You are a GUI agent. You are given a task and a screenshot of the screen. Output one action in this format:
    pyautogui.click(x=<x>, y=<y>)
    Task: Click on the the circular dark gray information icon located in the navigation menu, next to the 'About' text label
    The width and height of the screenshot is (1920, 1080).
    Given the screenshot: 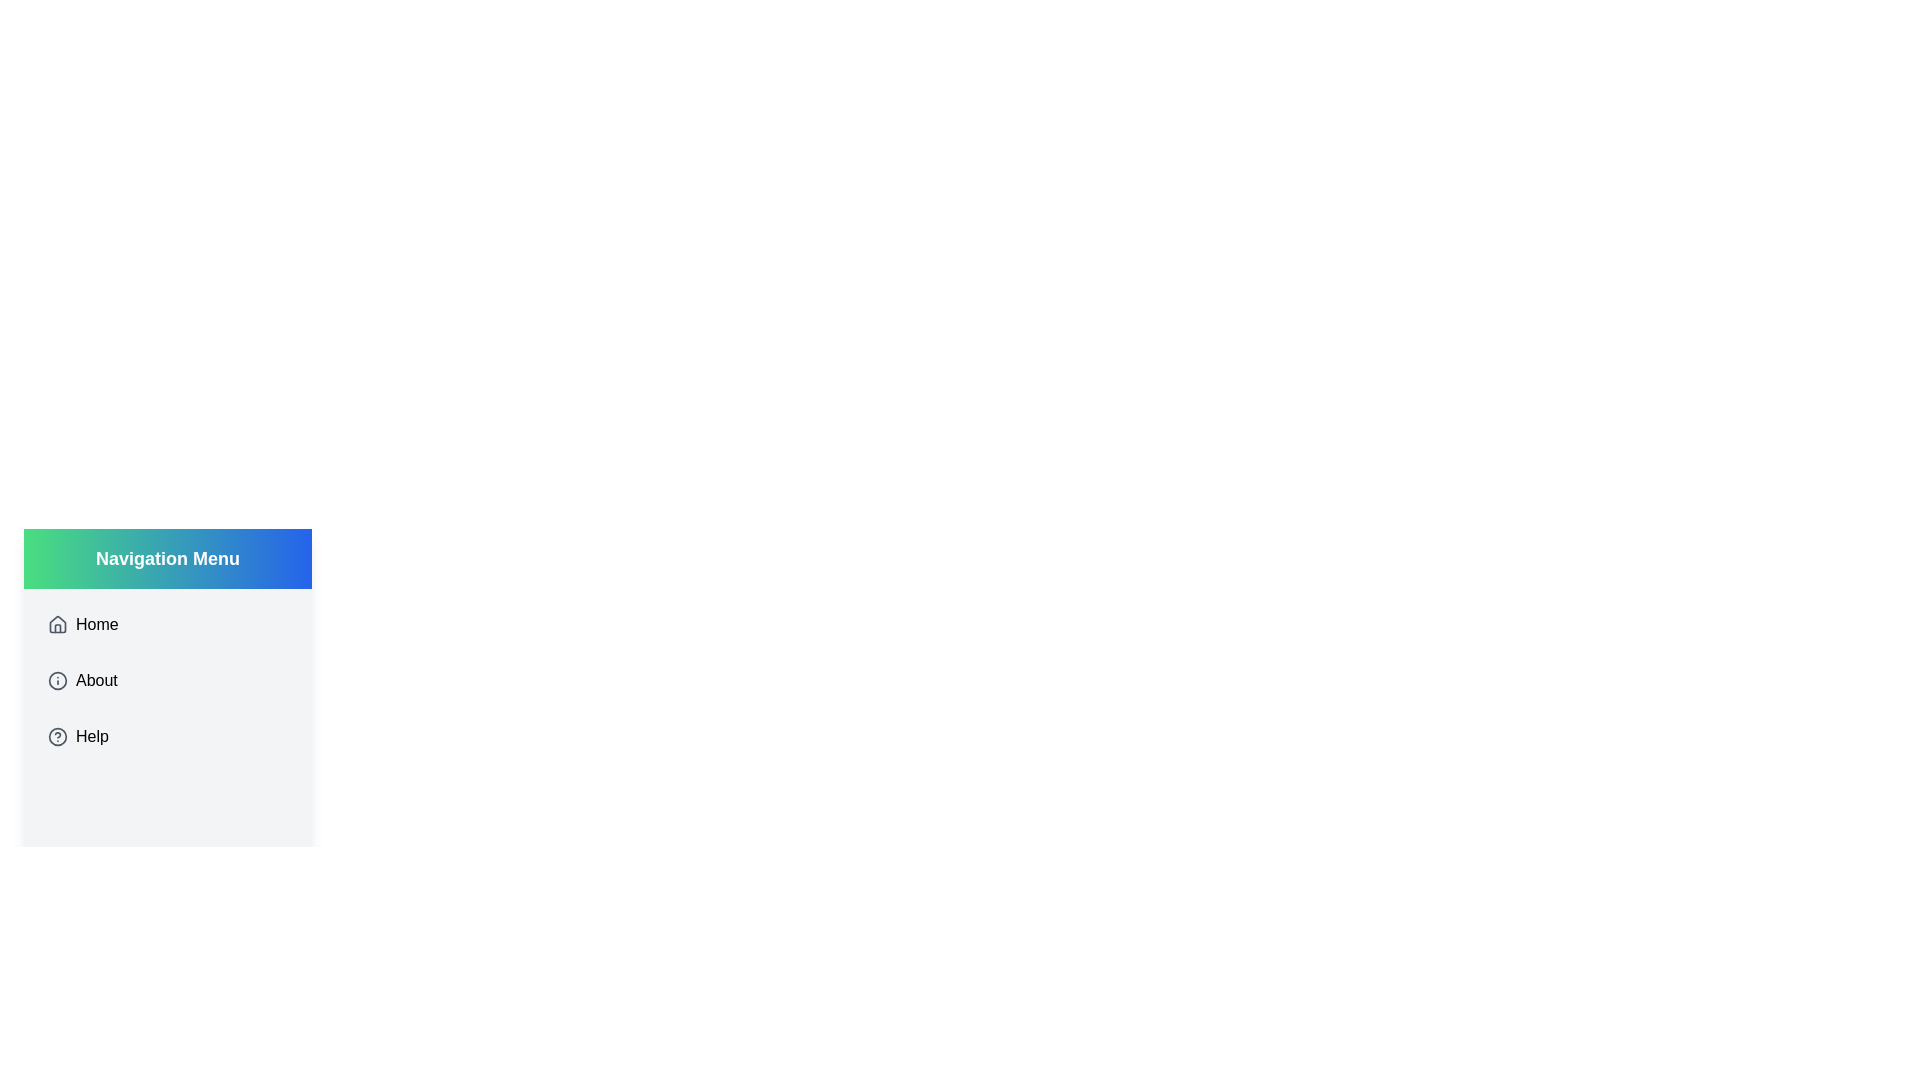 What is the action you would take?
    pyautogui.click(x=57, y=680)
    